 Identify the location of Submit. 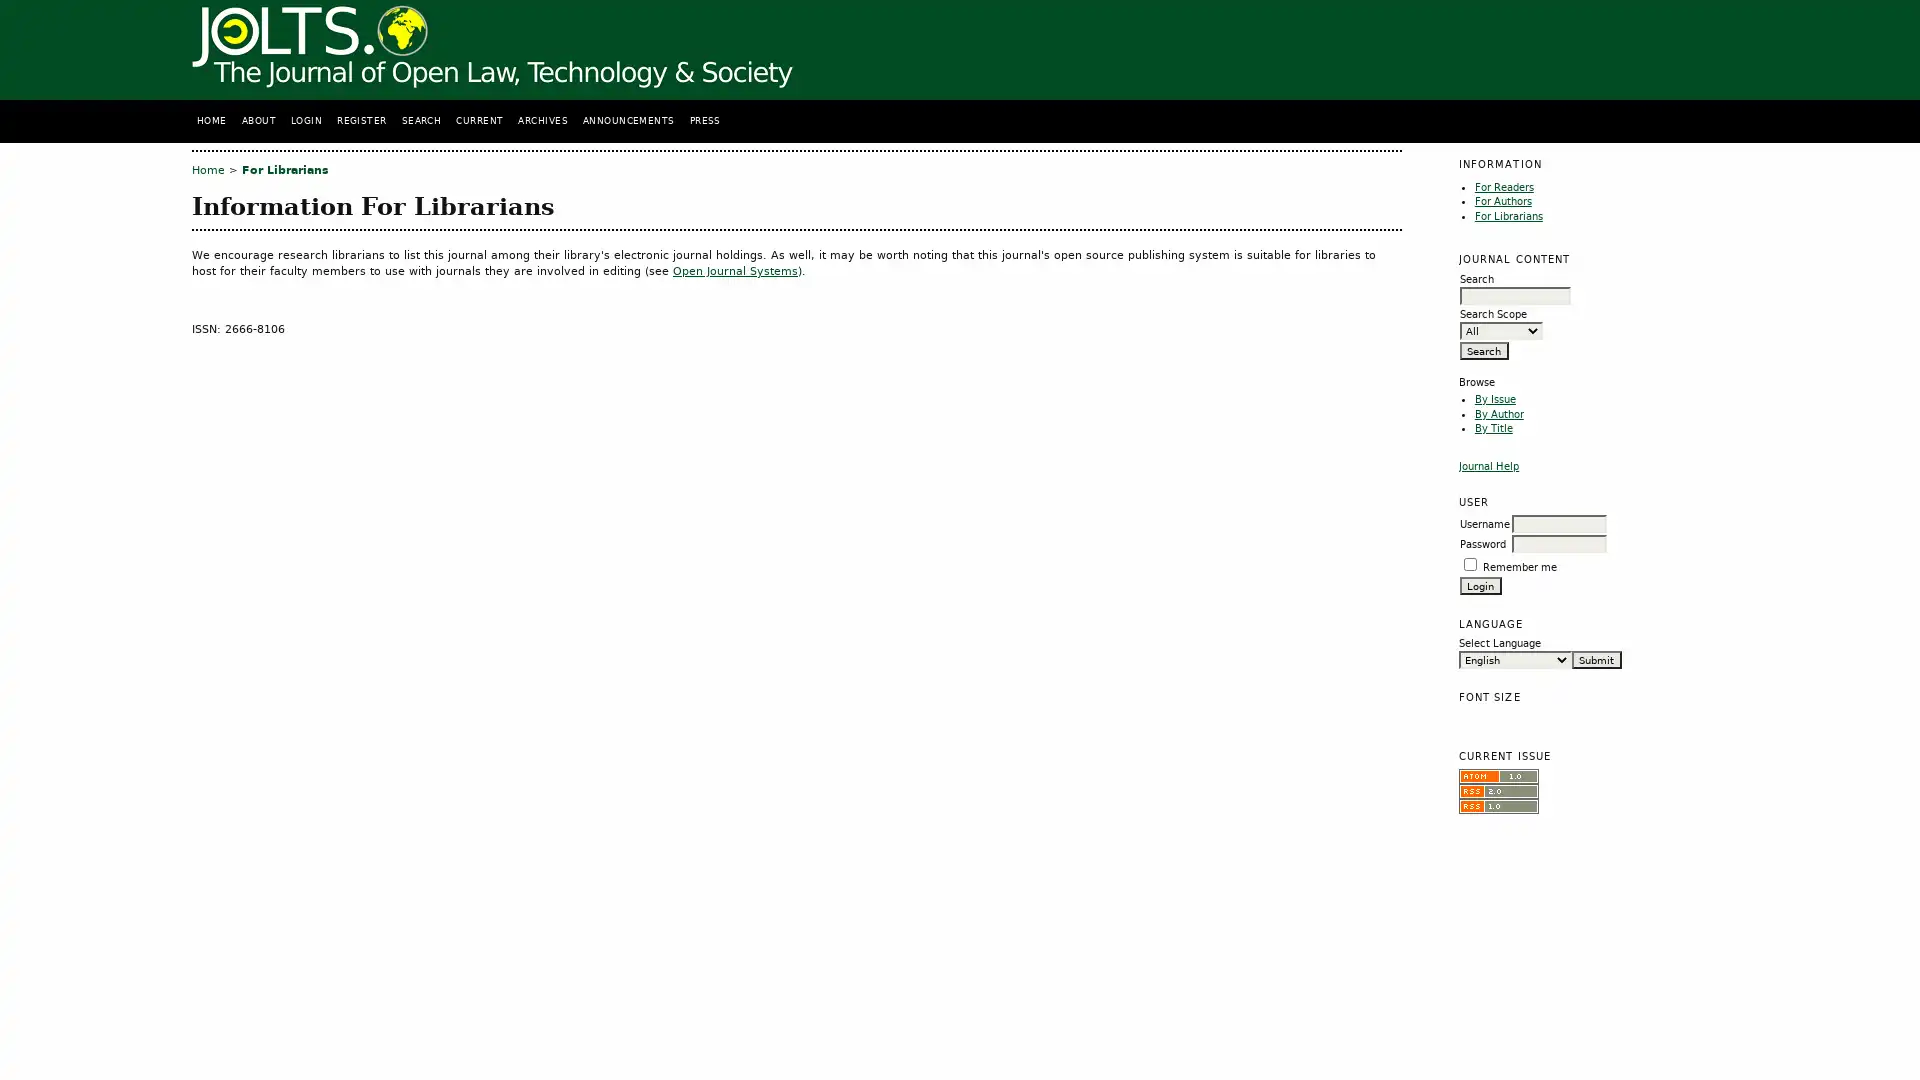
(1595, 659).